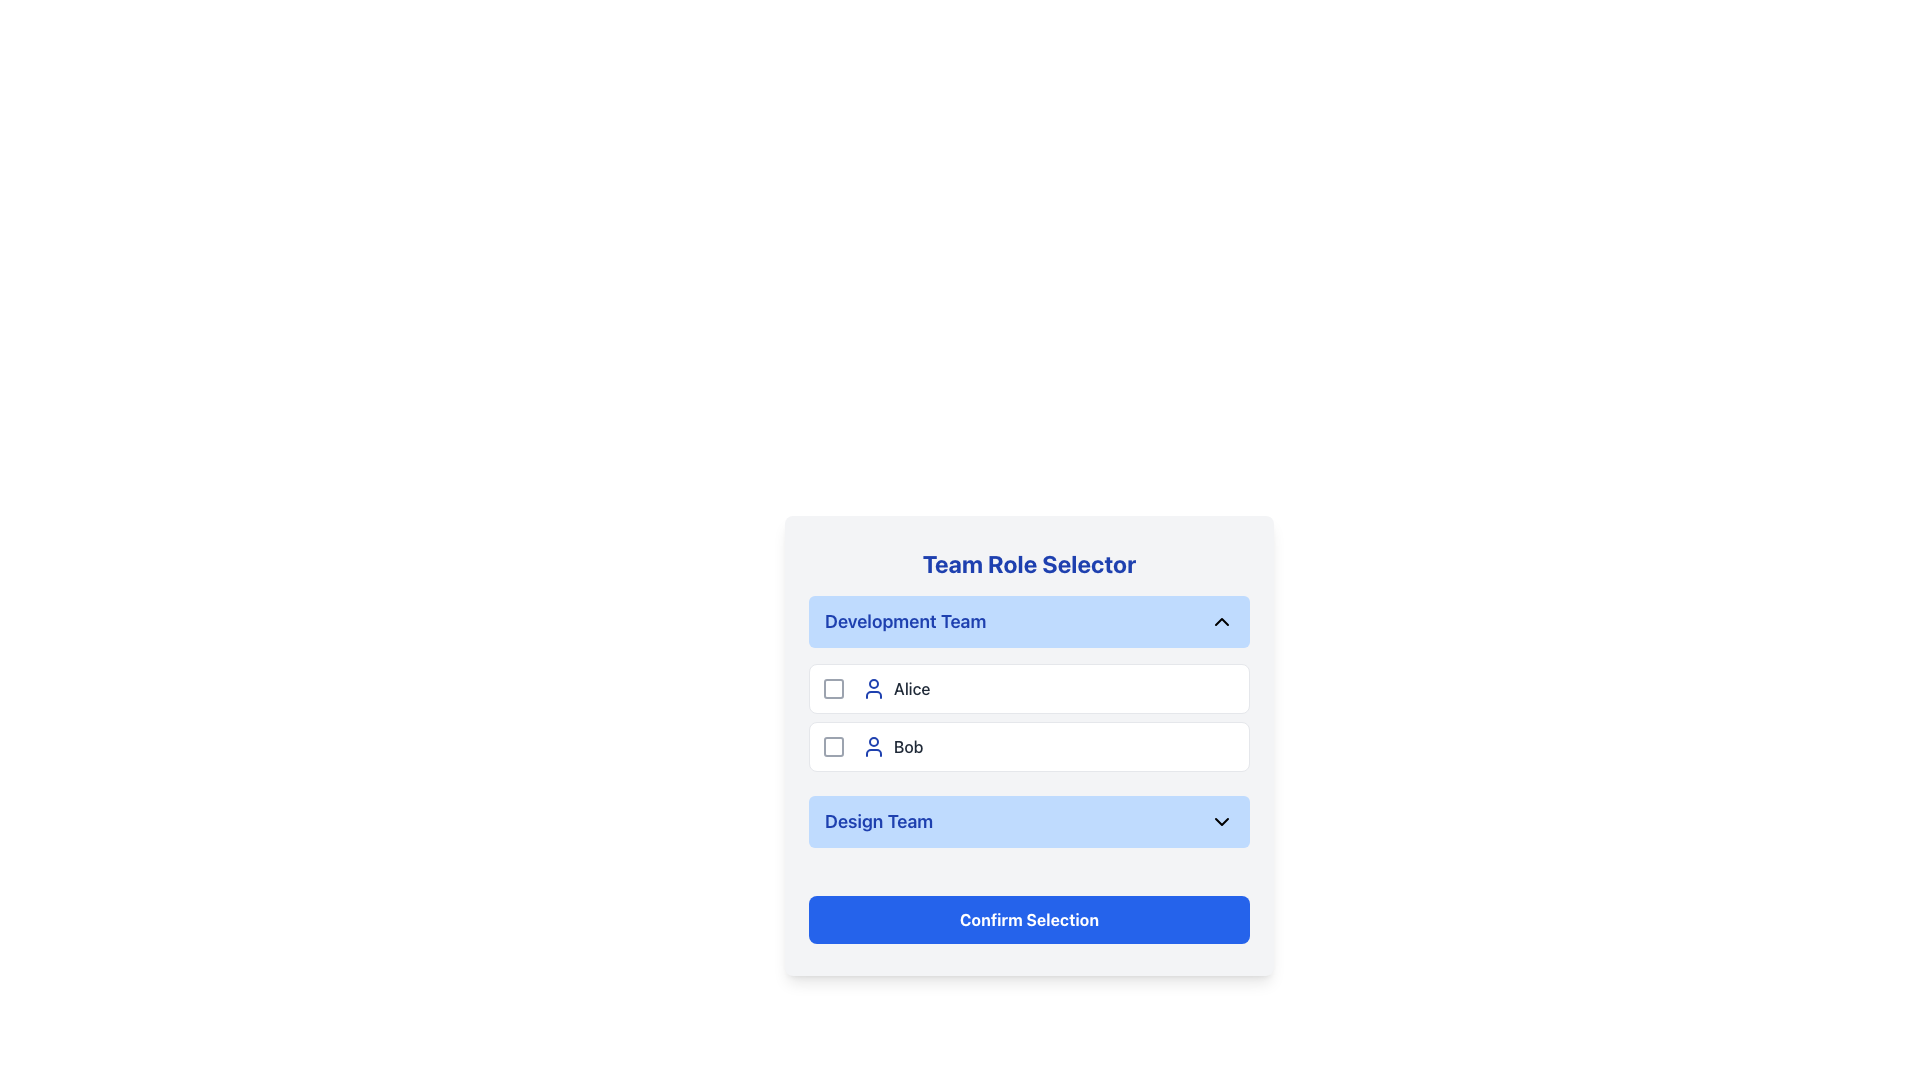 Image resolution: width=1920 pixels, height=1080 pixels. Describe the element at coordinates (834, 688) in the screenshot. I see `the Checkbox element located to the left of the name 'Alice' to receive a visual response` at that location.